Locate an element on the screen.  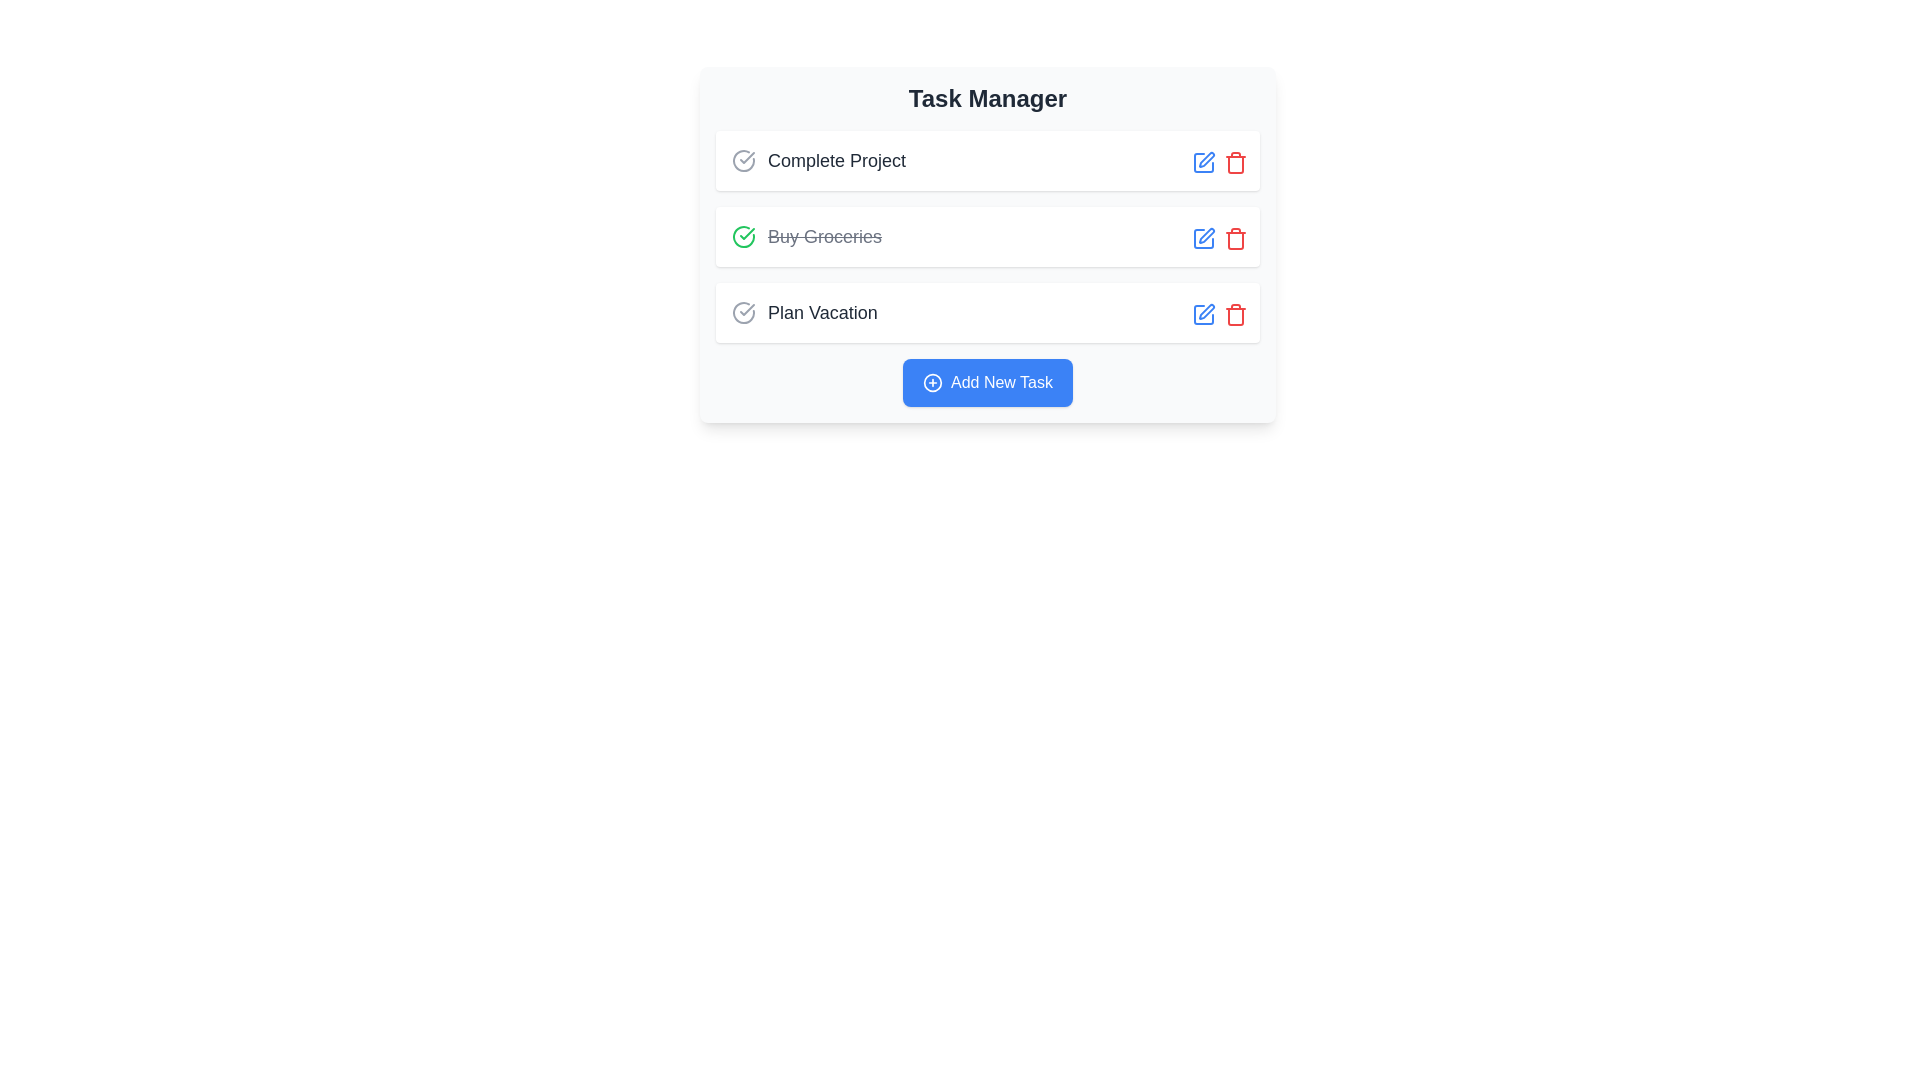
the completed task item that is the second task in the task management interface, located below 'Complete Project' and above 'Plan Vacation' is located at coordinates (806, 235).